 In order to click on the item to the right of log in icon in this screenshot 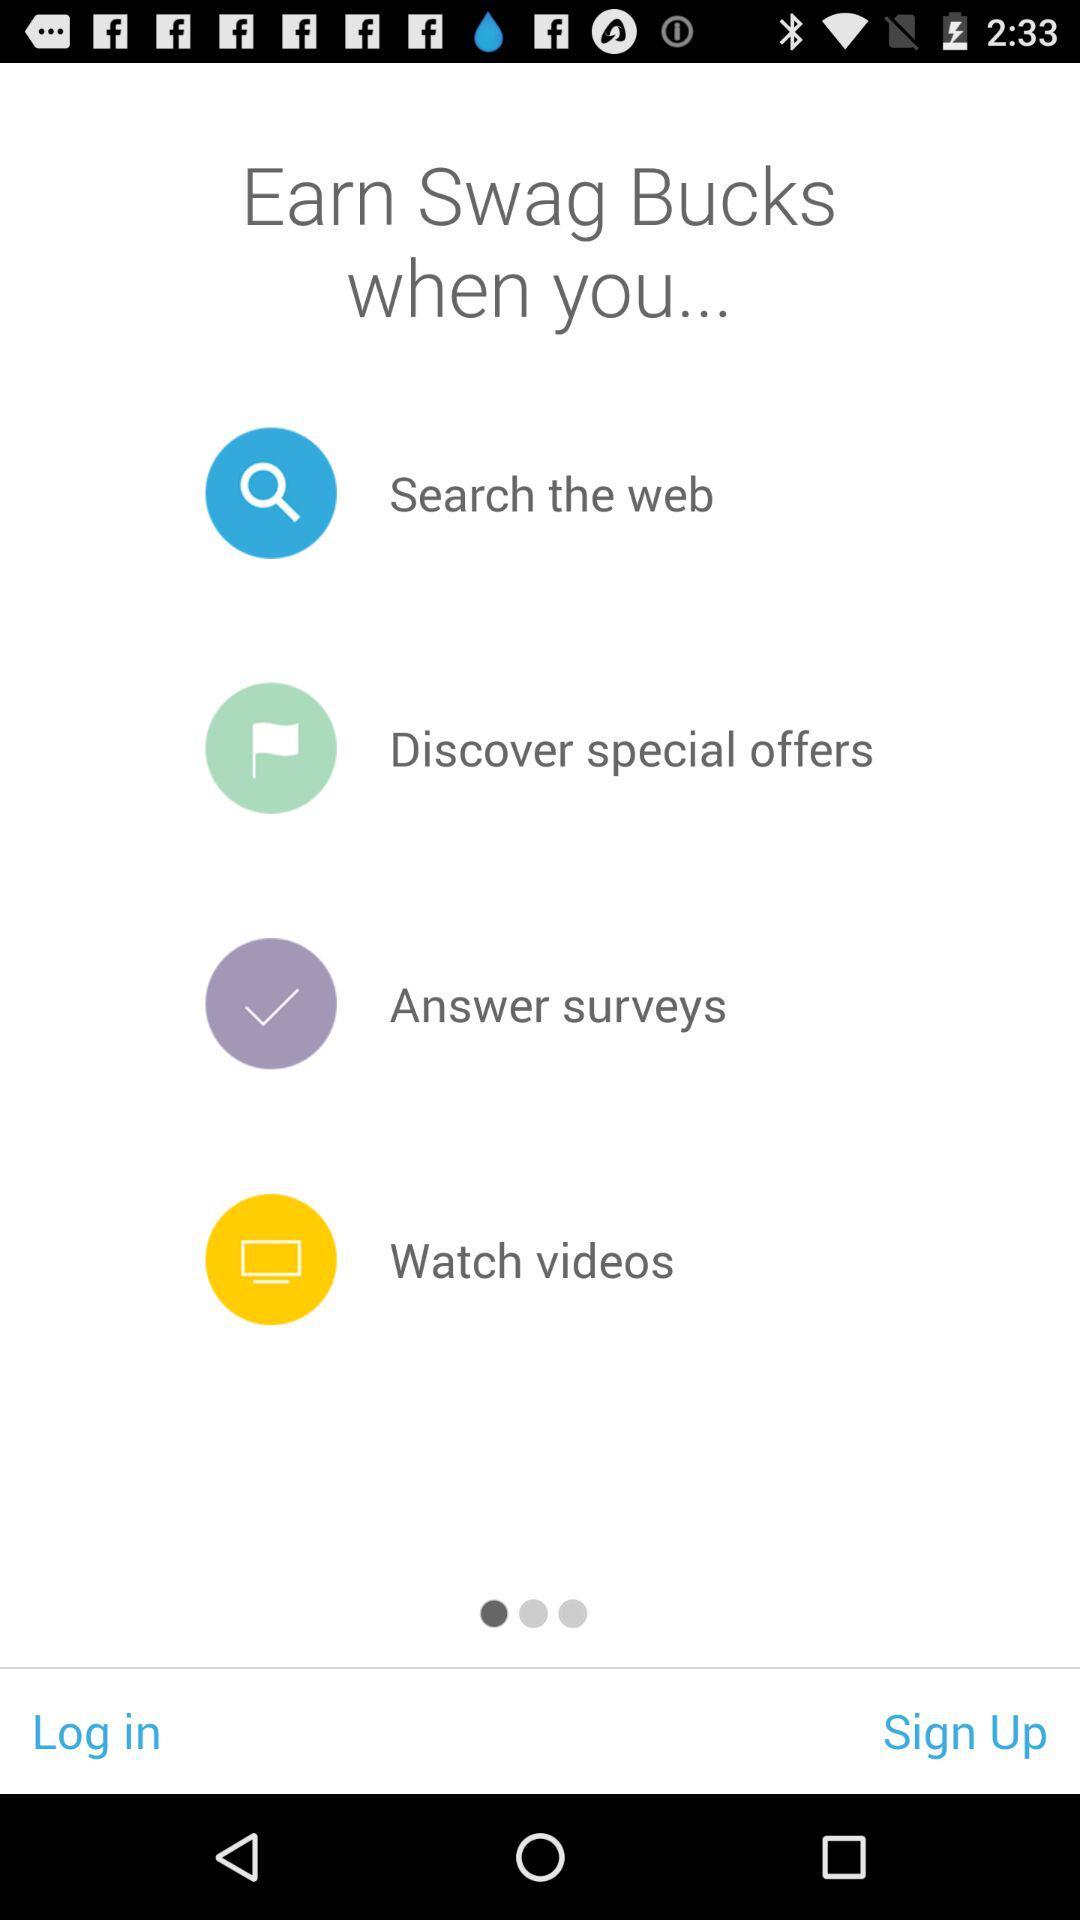, I will do `click(964, 1729)`.